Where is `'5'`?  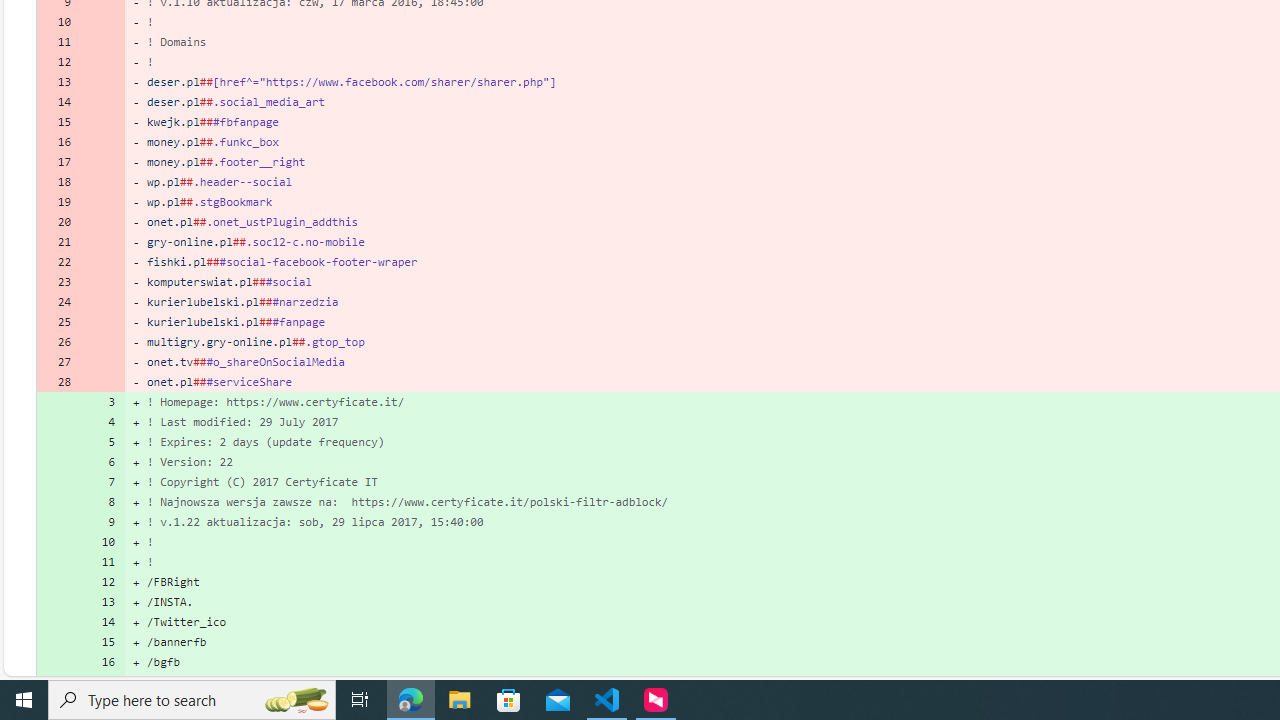
'5' is located at coordinates (102, 441).